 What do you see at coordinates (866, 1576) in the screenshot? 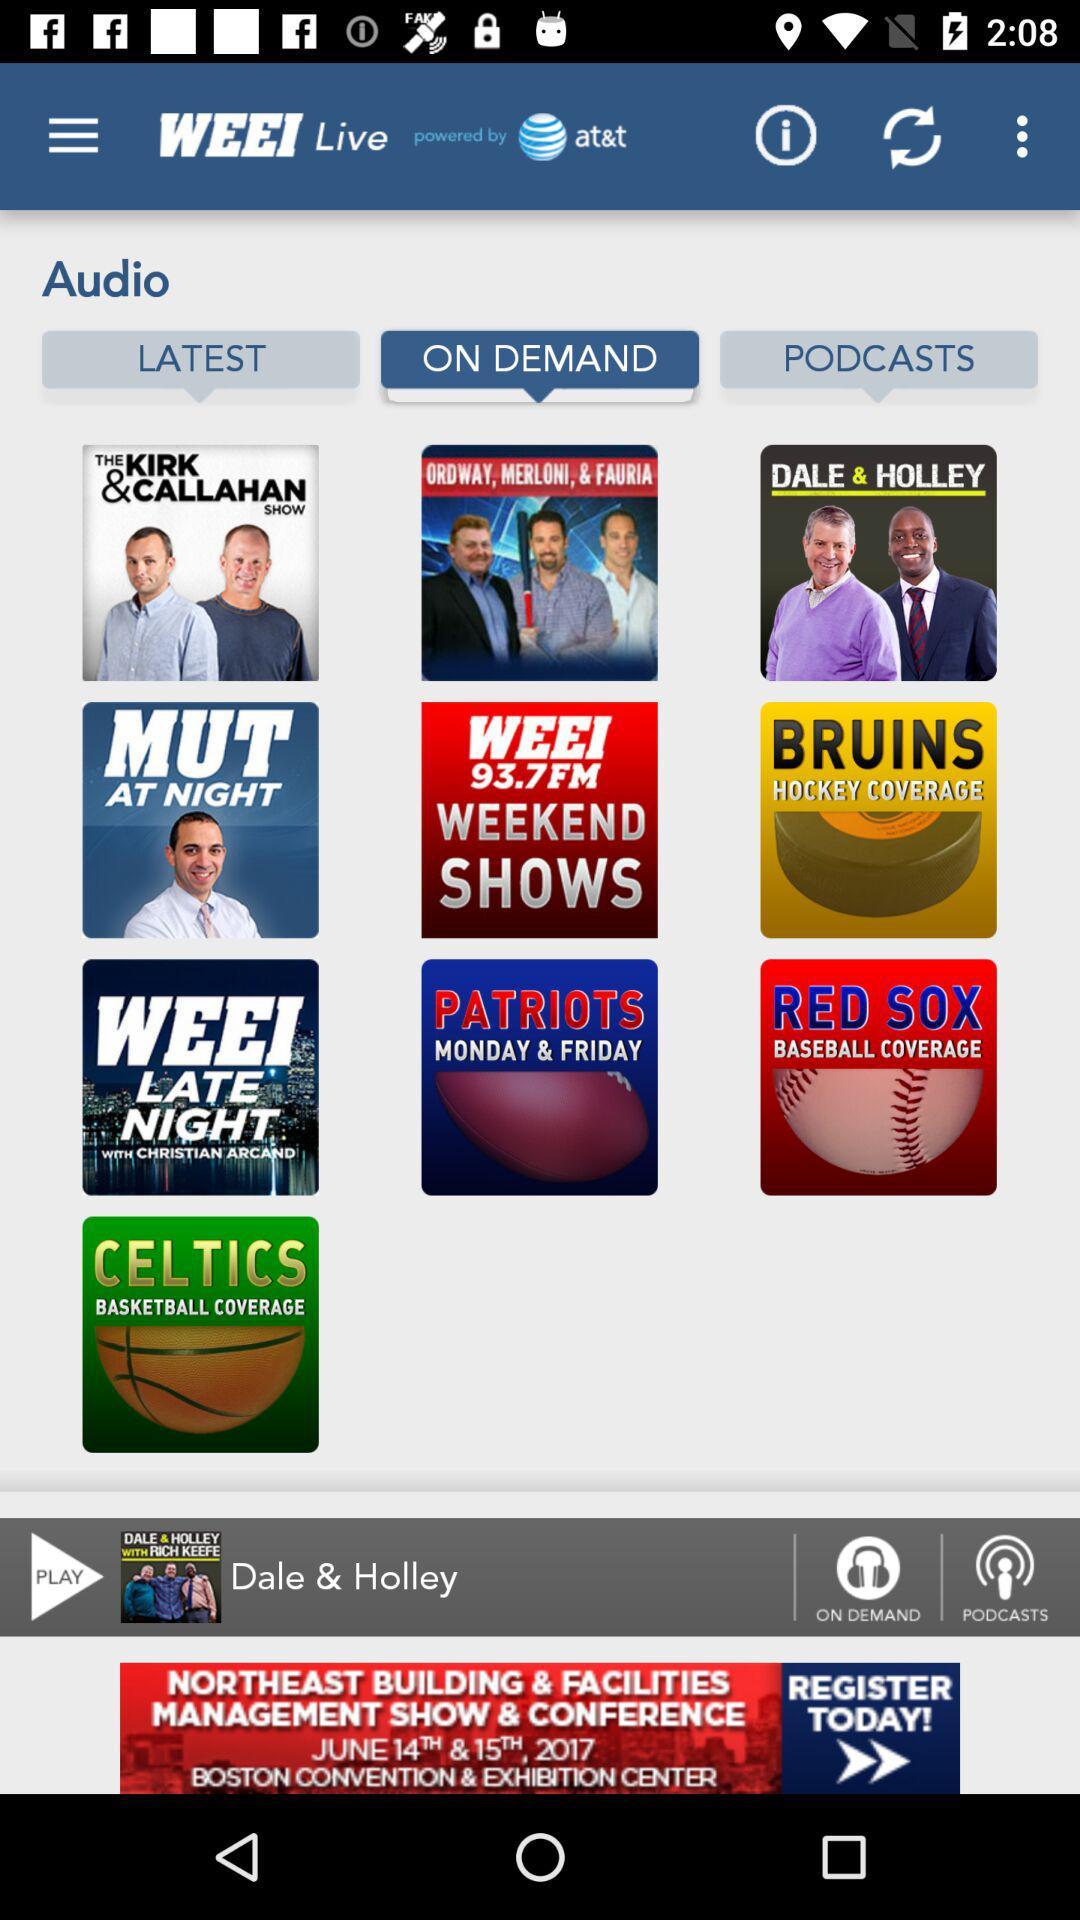
I see `the lock icon` at bounding box center [866, 1576].